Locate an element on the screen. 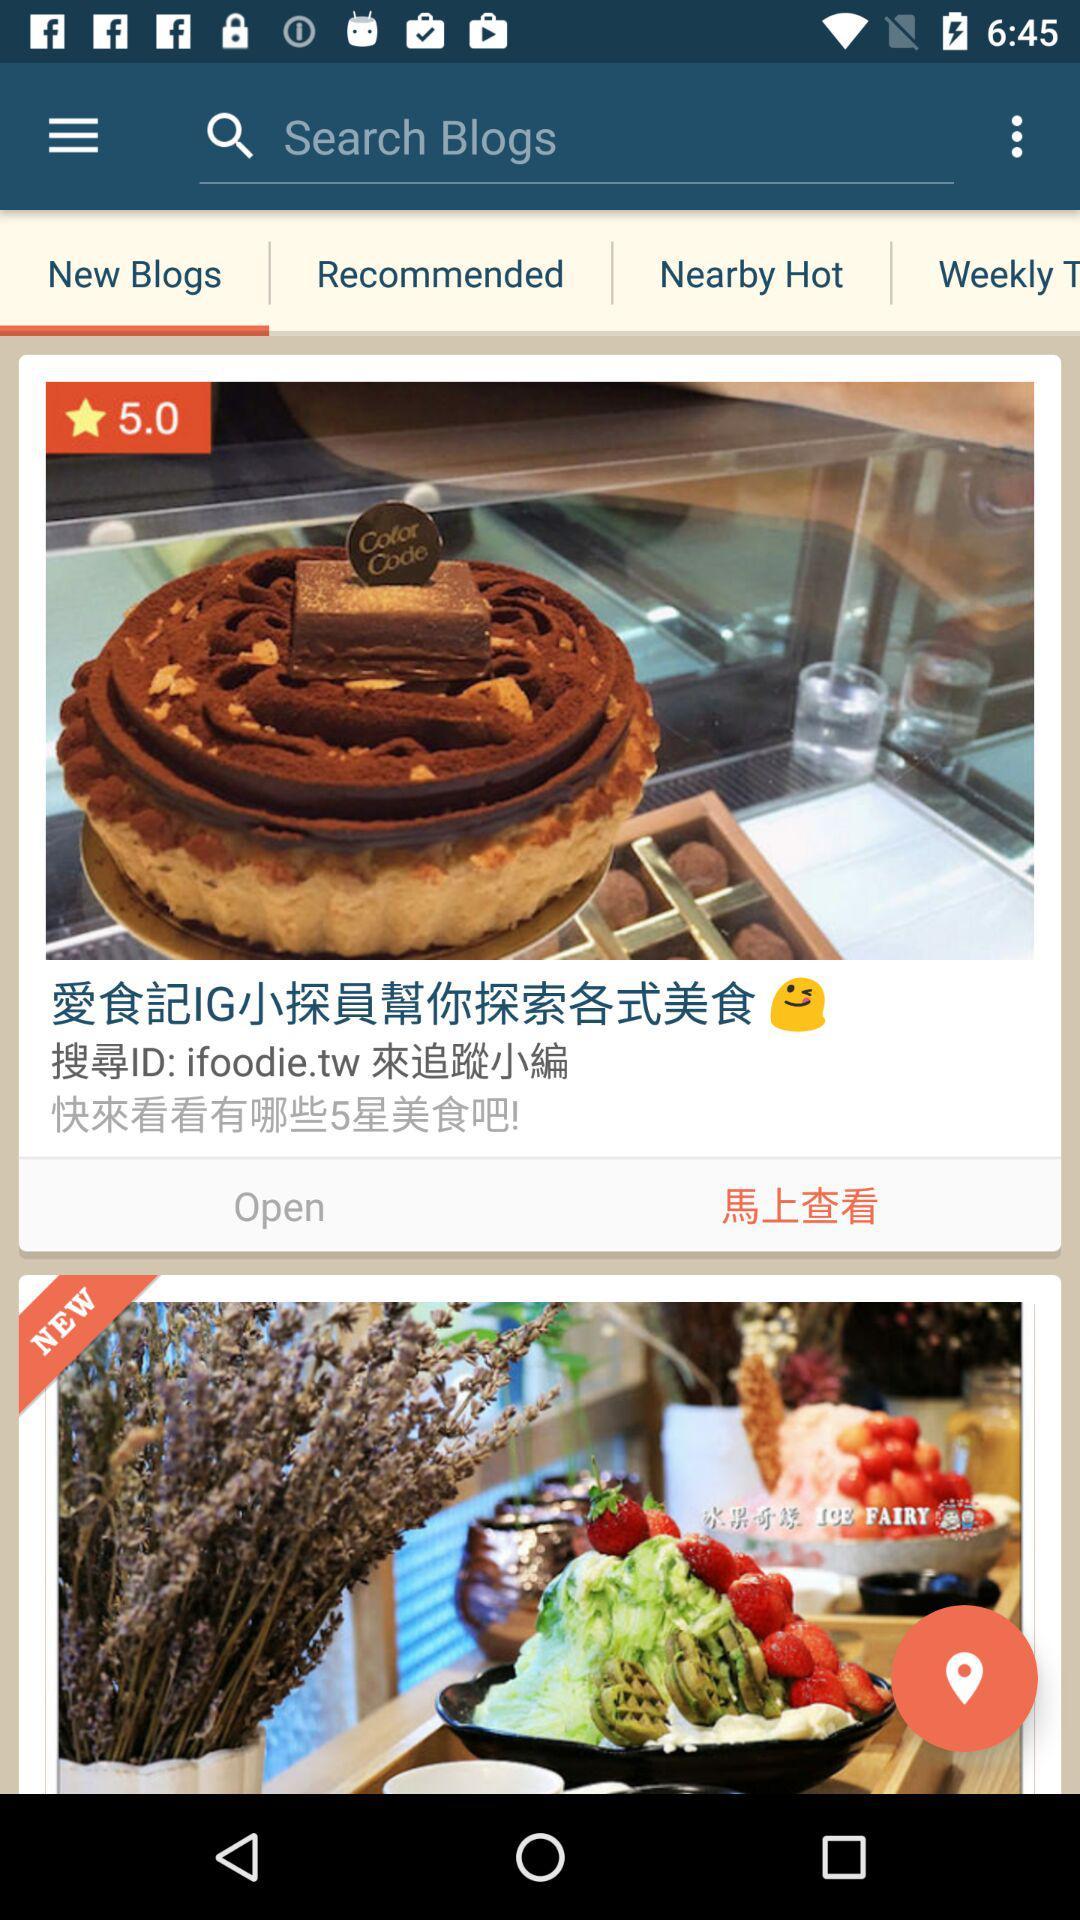 This screenshot has height=1920, width=1080. new blogs item is located at coordinates (134, 272).